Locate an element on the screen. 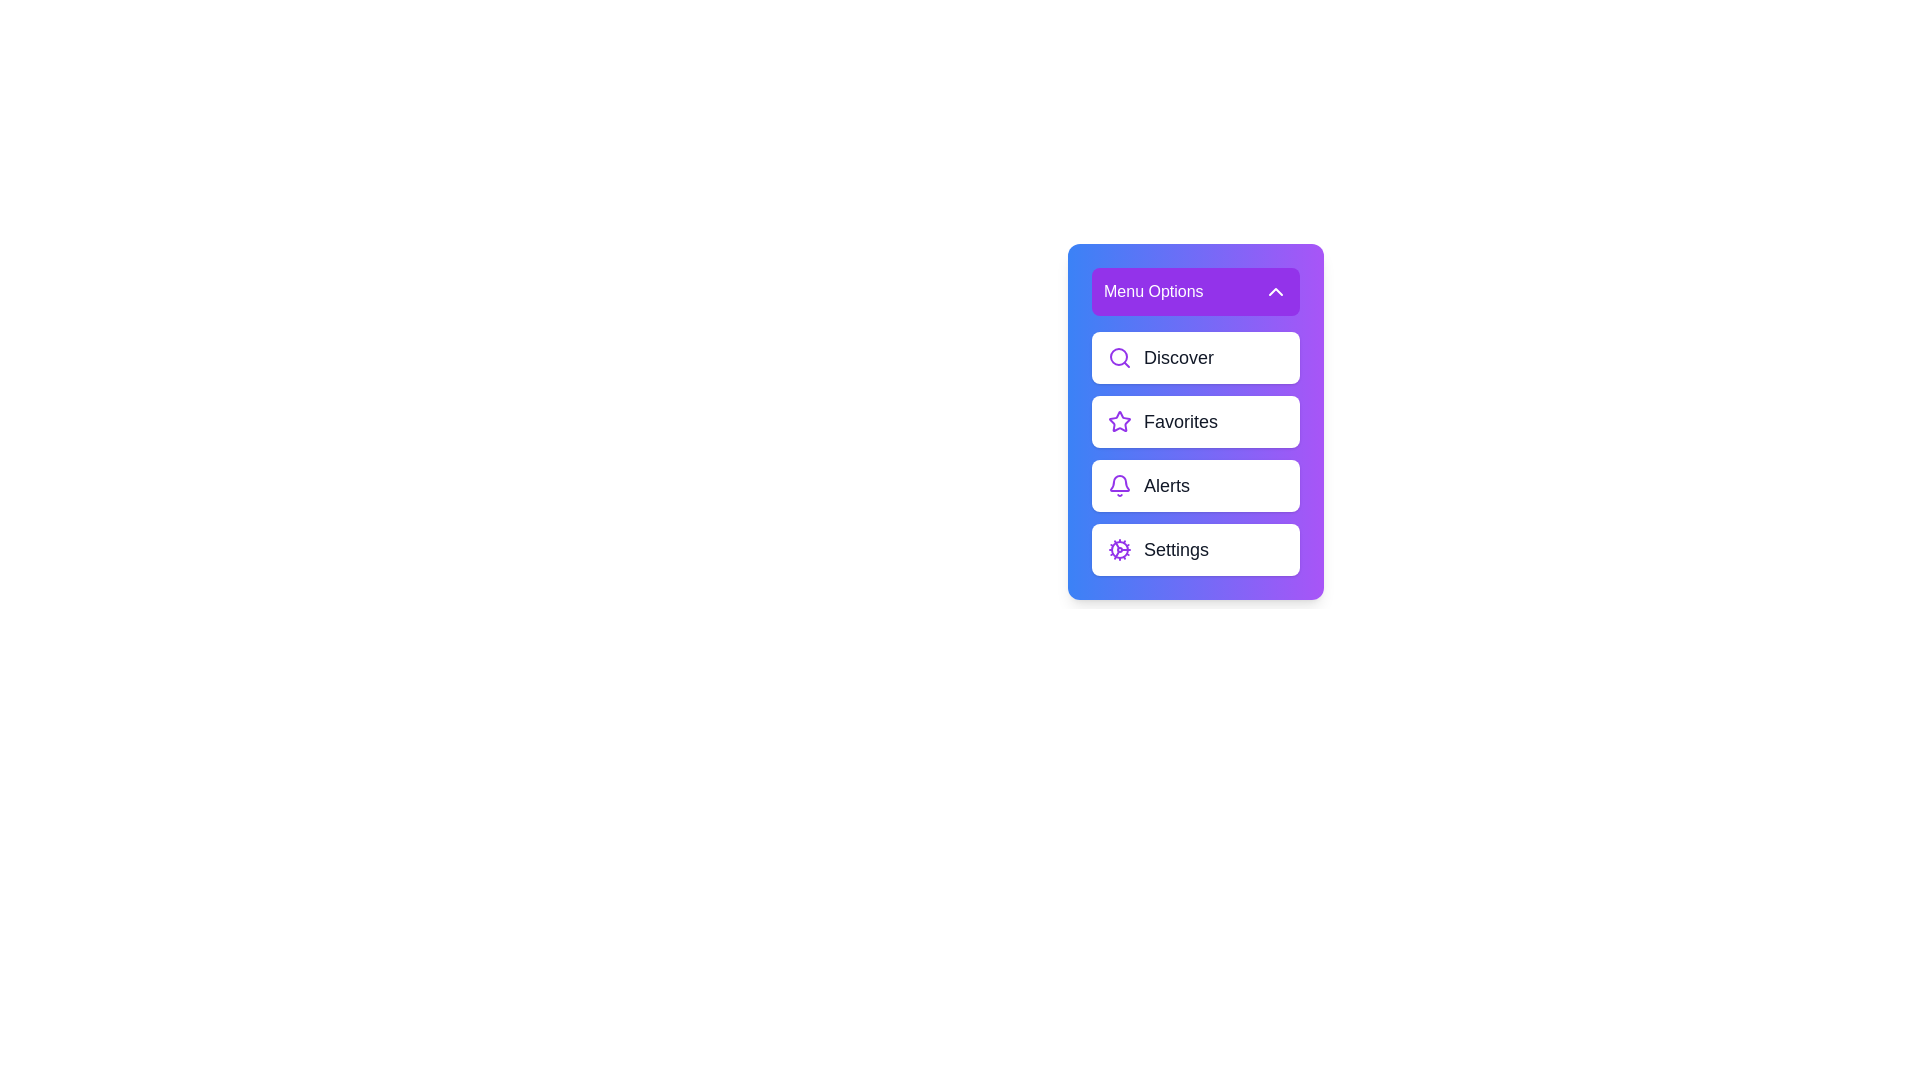  the fourth button in the sidebar menu is located at coordinates (1195, 550).